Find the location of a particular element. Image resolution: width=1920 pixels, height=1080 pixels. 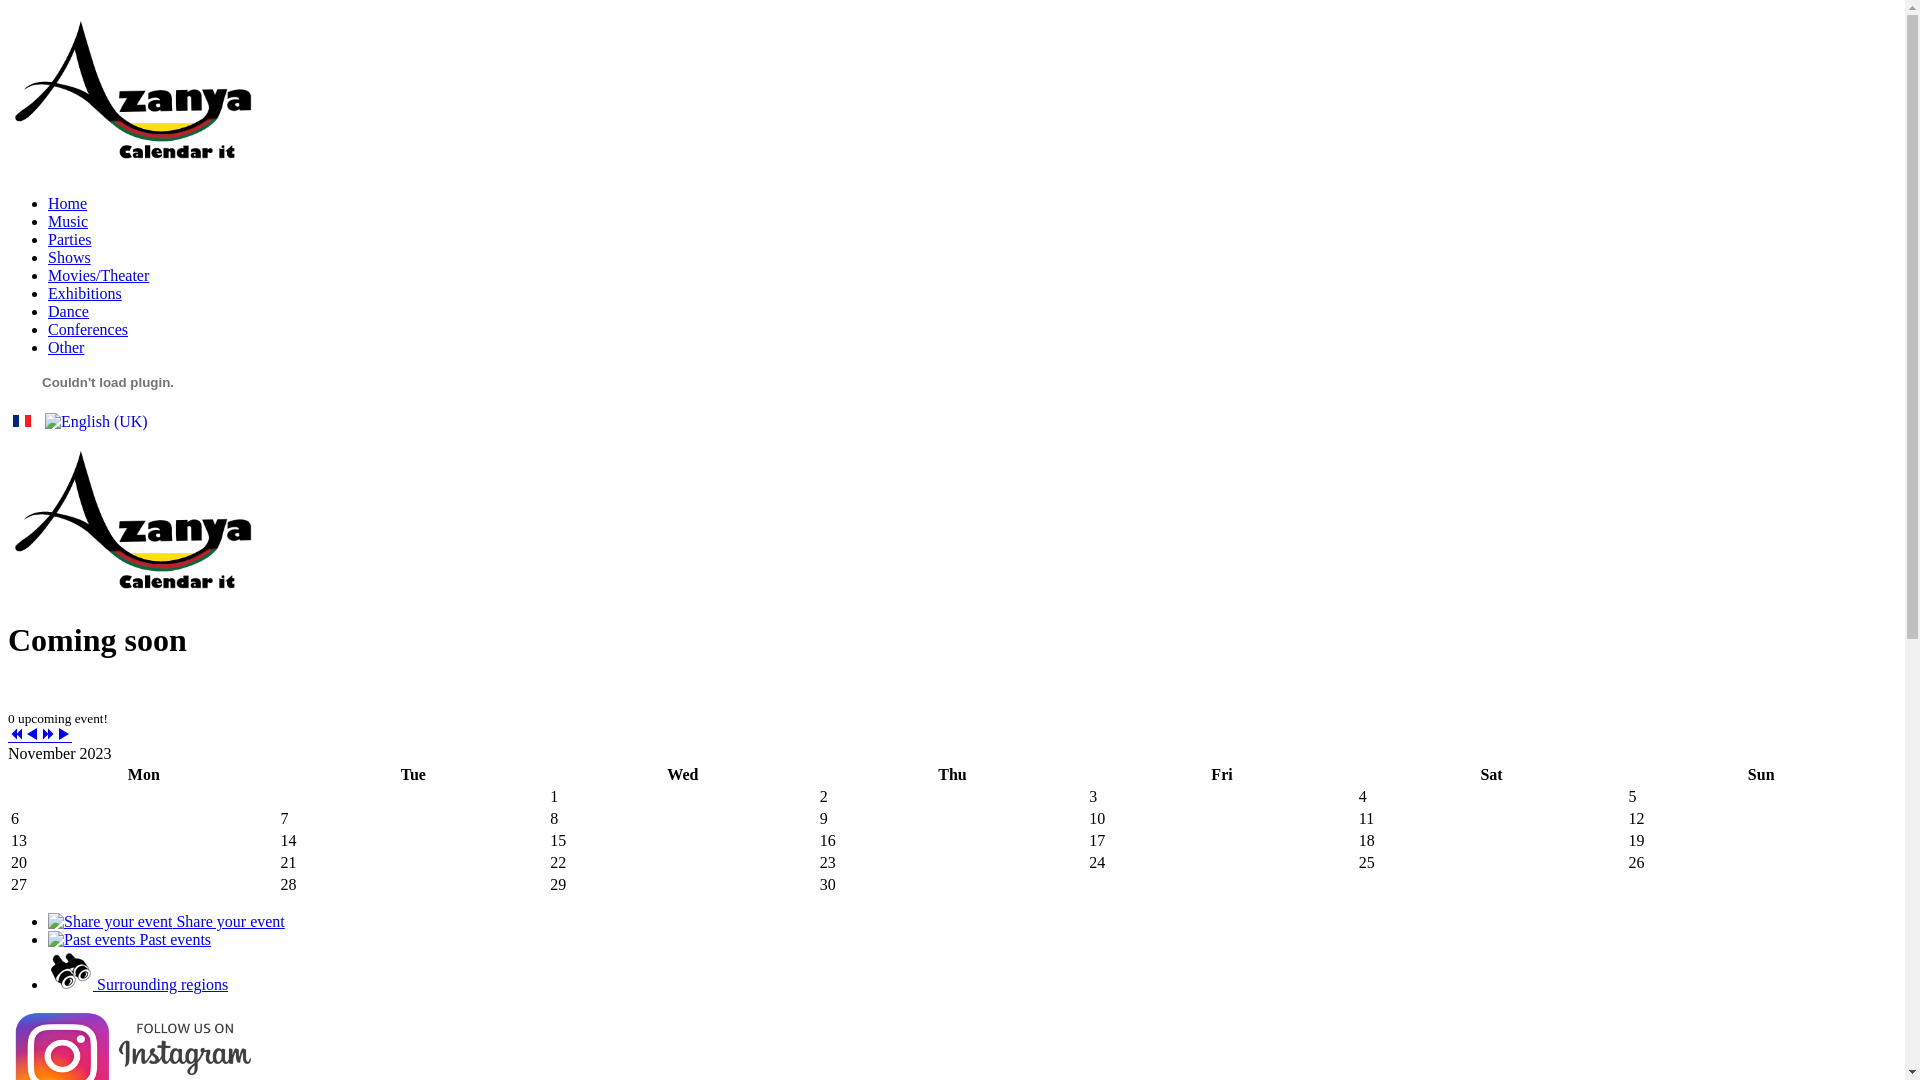

'Parties' is located at coordinates (70, 238).